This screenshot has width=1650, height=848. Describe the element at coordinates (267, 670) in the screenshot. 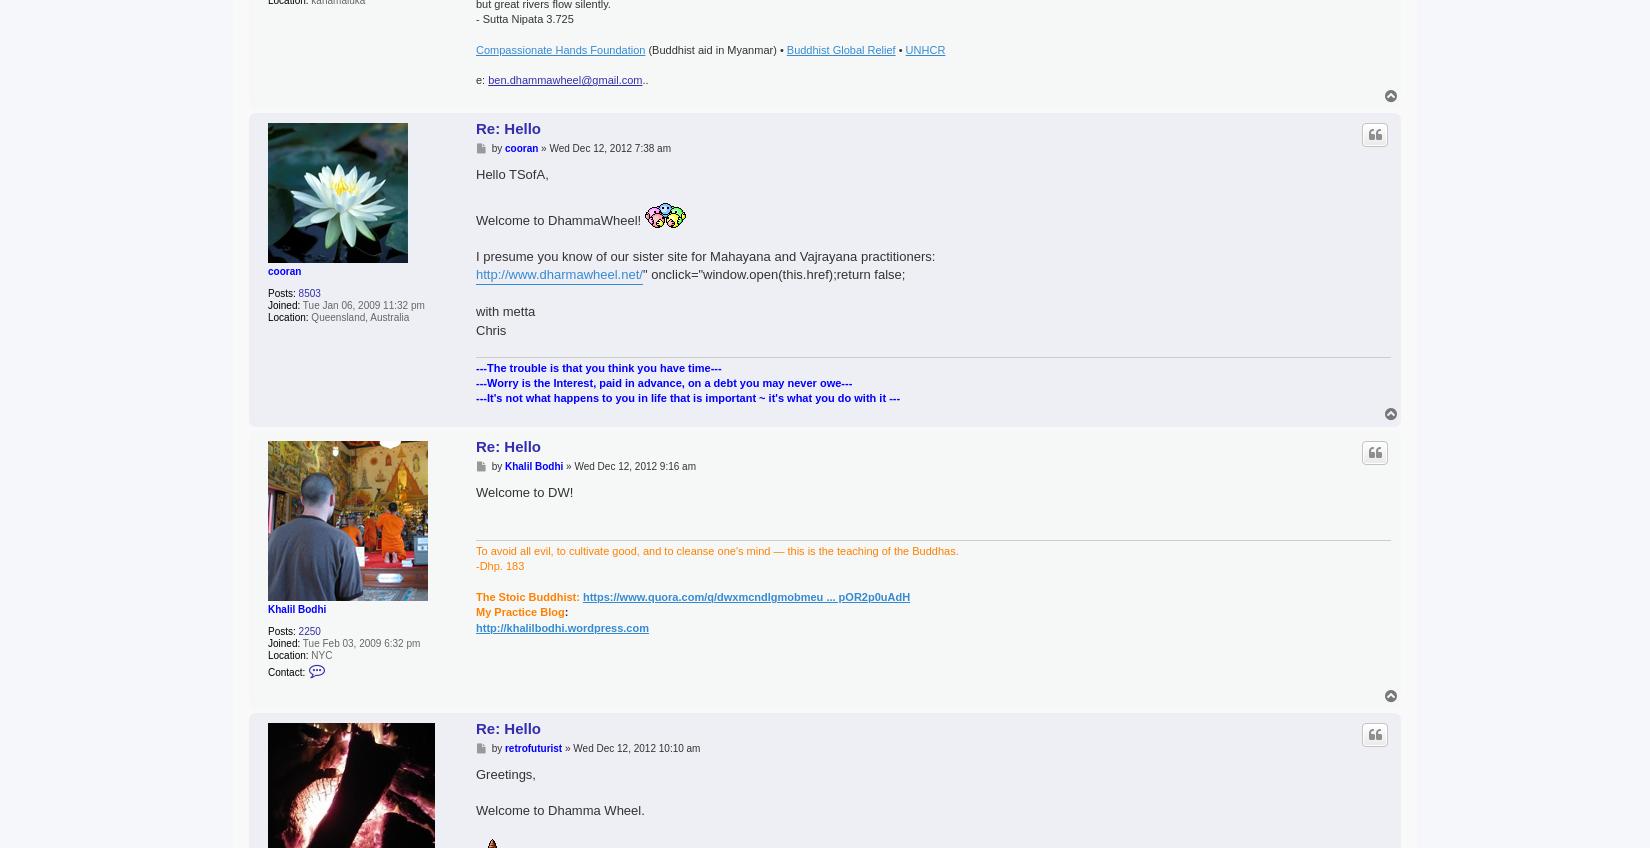

I see `'Contact:'` at that location.